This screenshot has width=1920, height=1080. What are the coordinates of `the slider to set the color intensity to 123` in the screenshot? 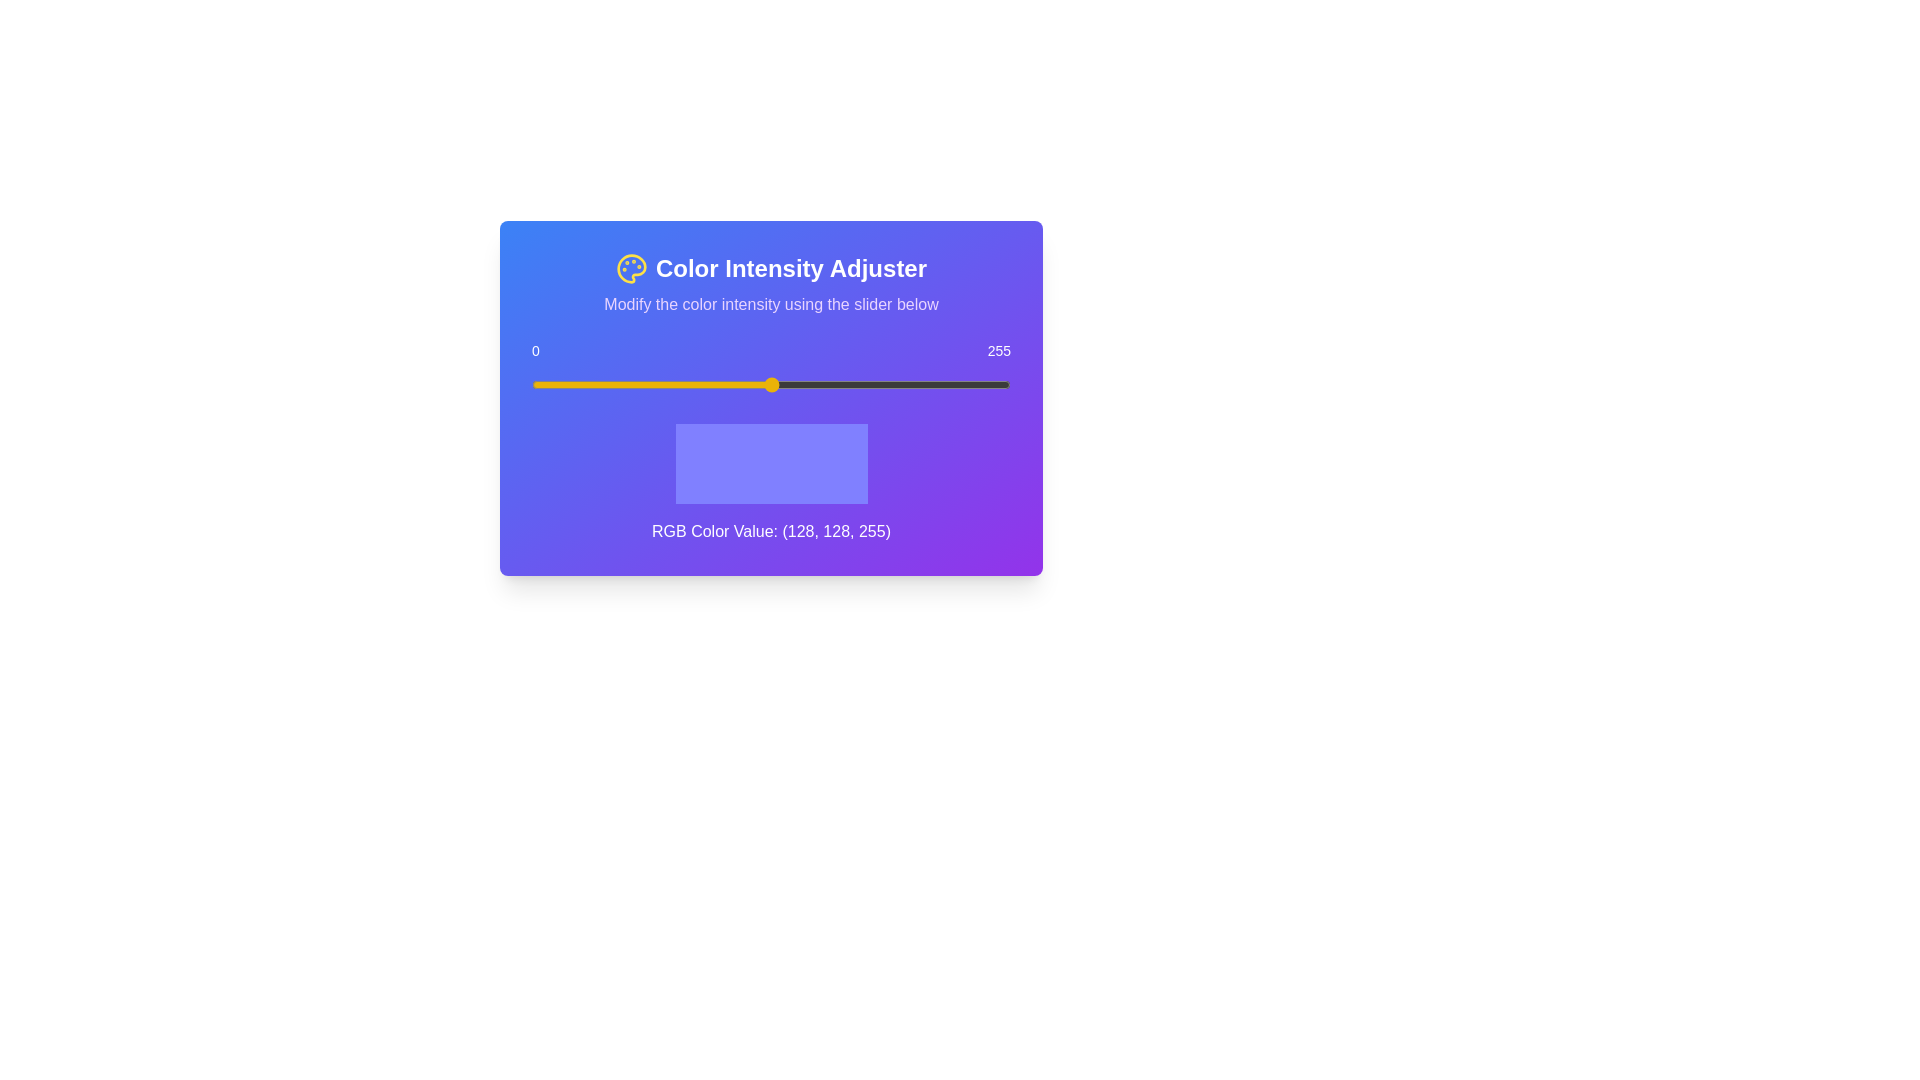 It's located at (762, 385).